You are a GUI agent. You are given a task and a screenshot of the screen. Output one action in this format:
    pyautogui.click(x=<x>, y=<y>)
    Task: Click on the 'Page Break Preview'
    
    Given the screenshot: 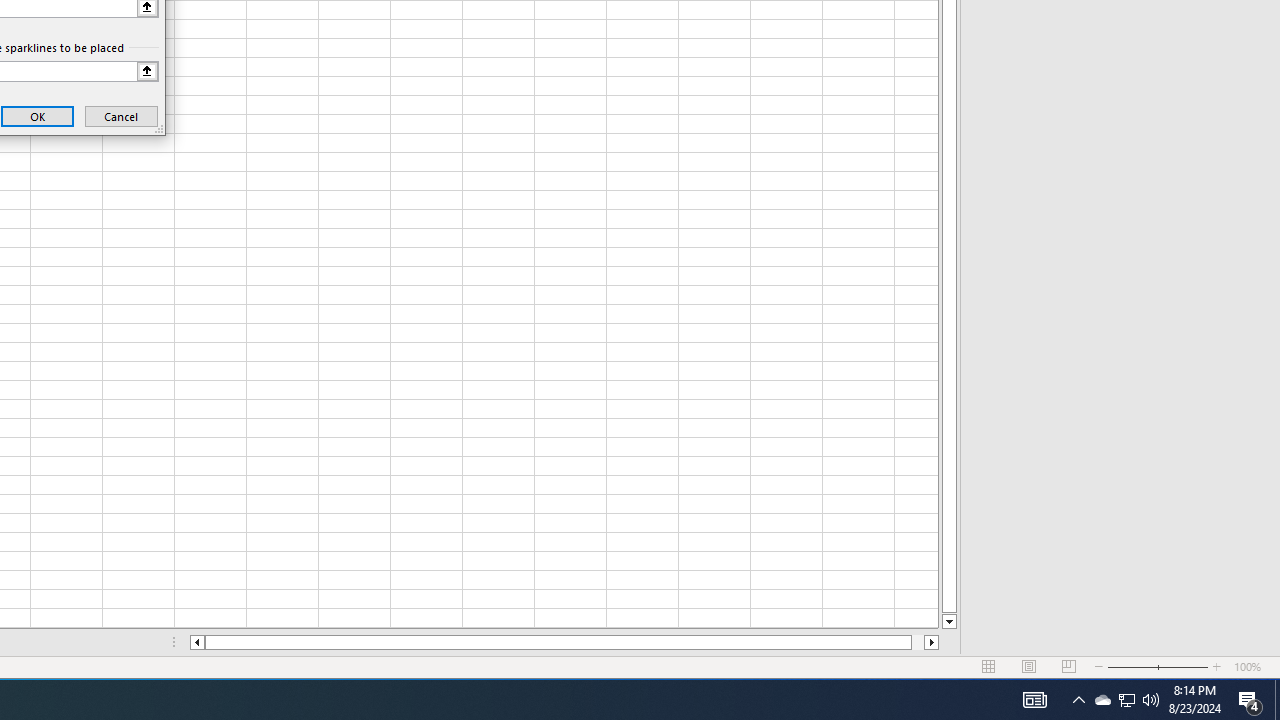 What is the action you would take?
    pyautogui.click(x=1068, y=667)
    